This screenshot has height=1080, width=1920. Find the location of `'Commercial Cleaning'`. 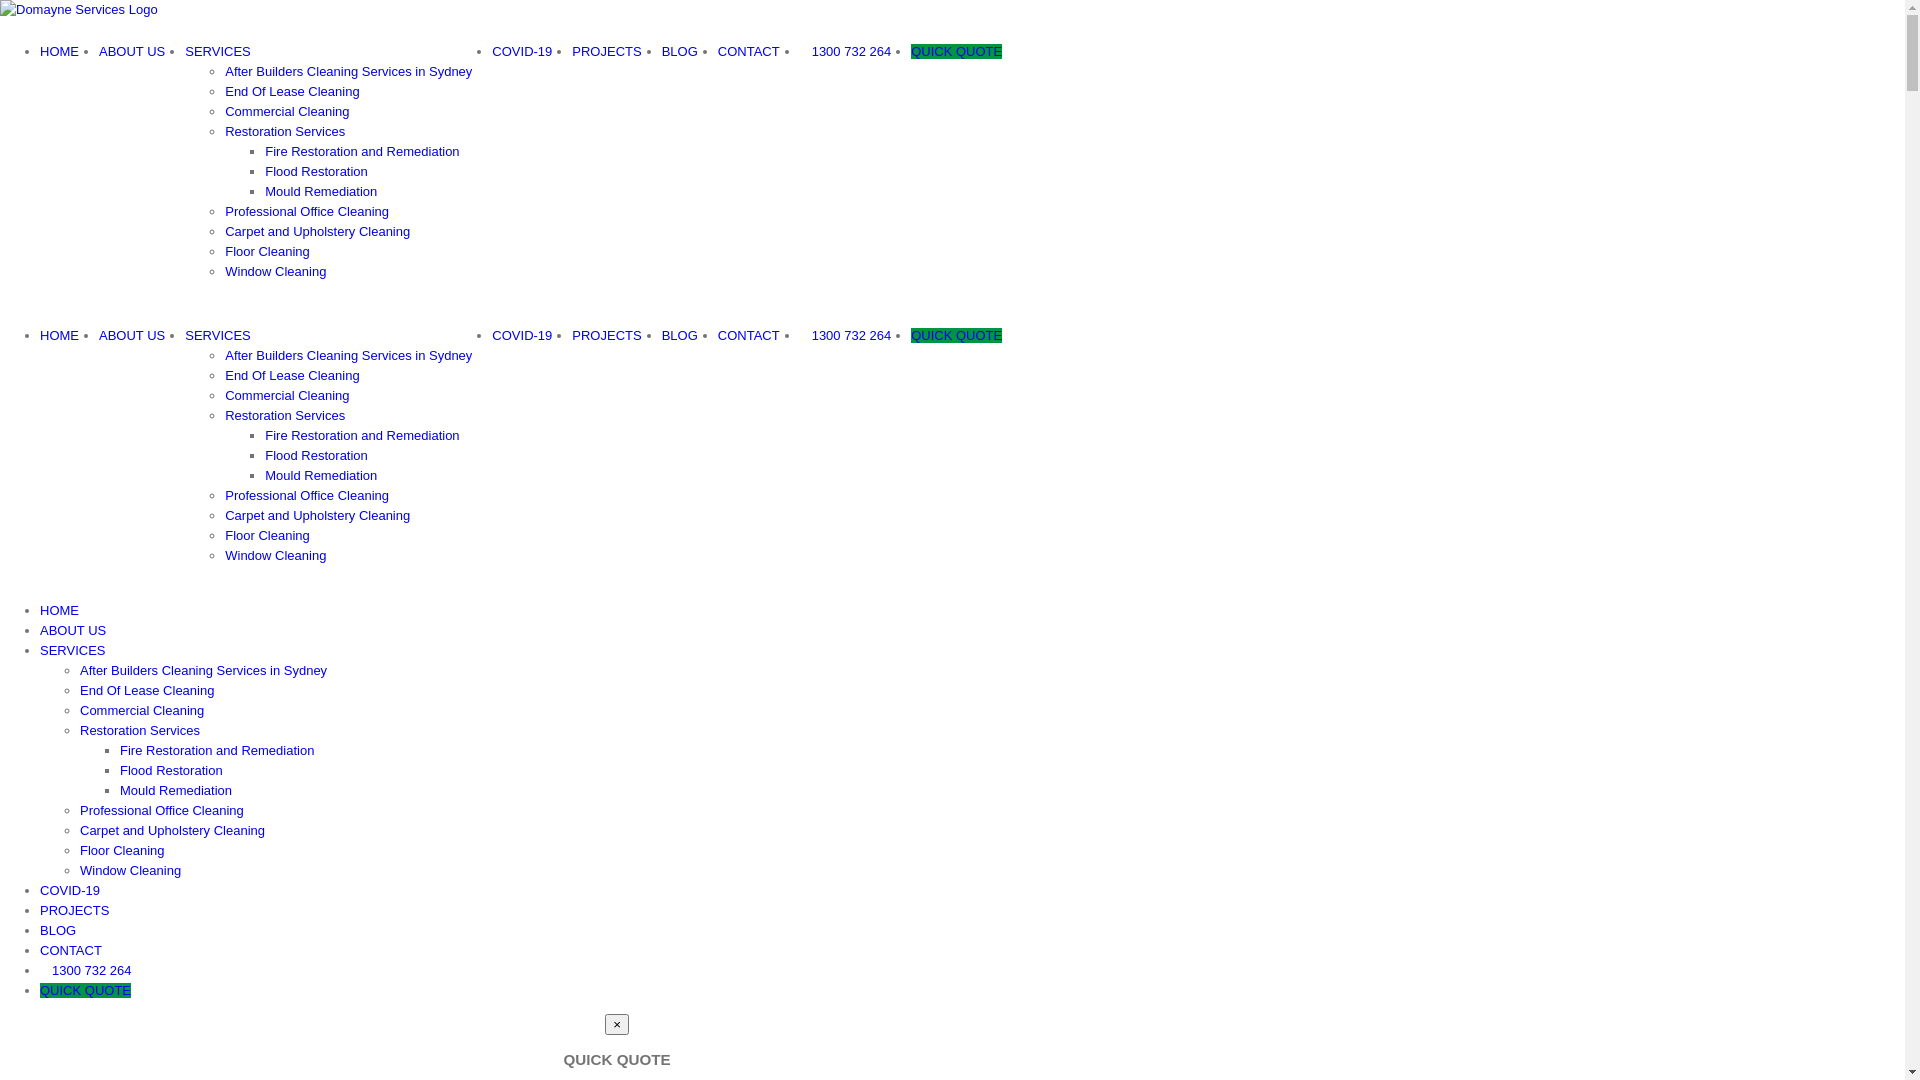

'Commercial Cleaning' is located at coordinates (286, 111).